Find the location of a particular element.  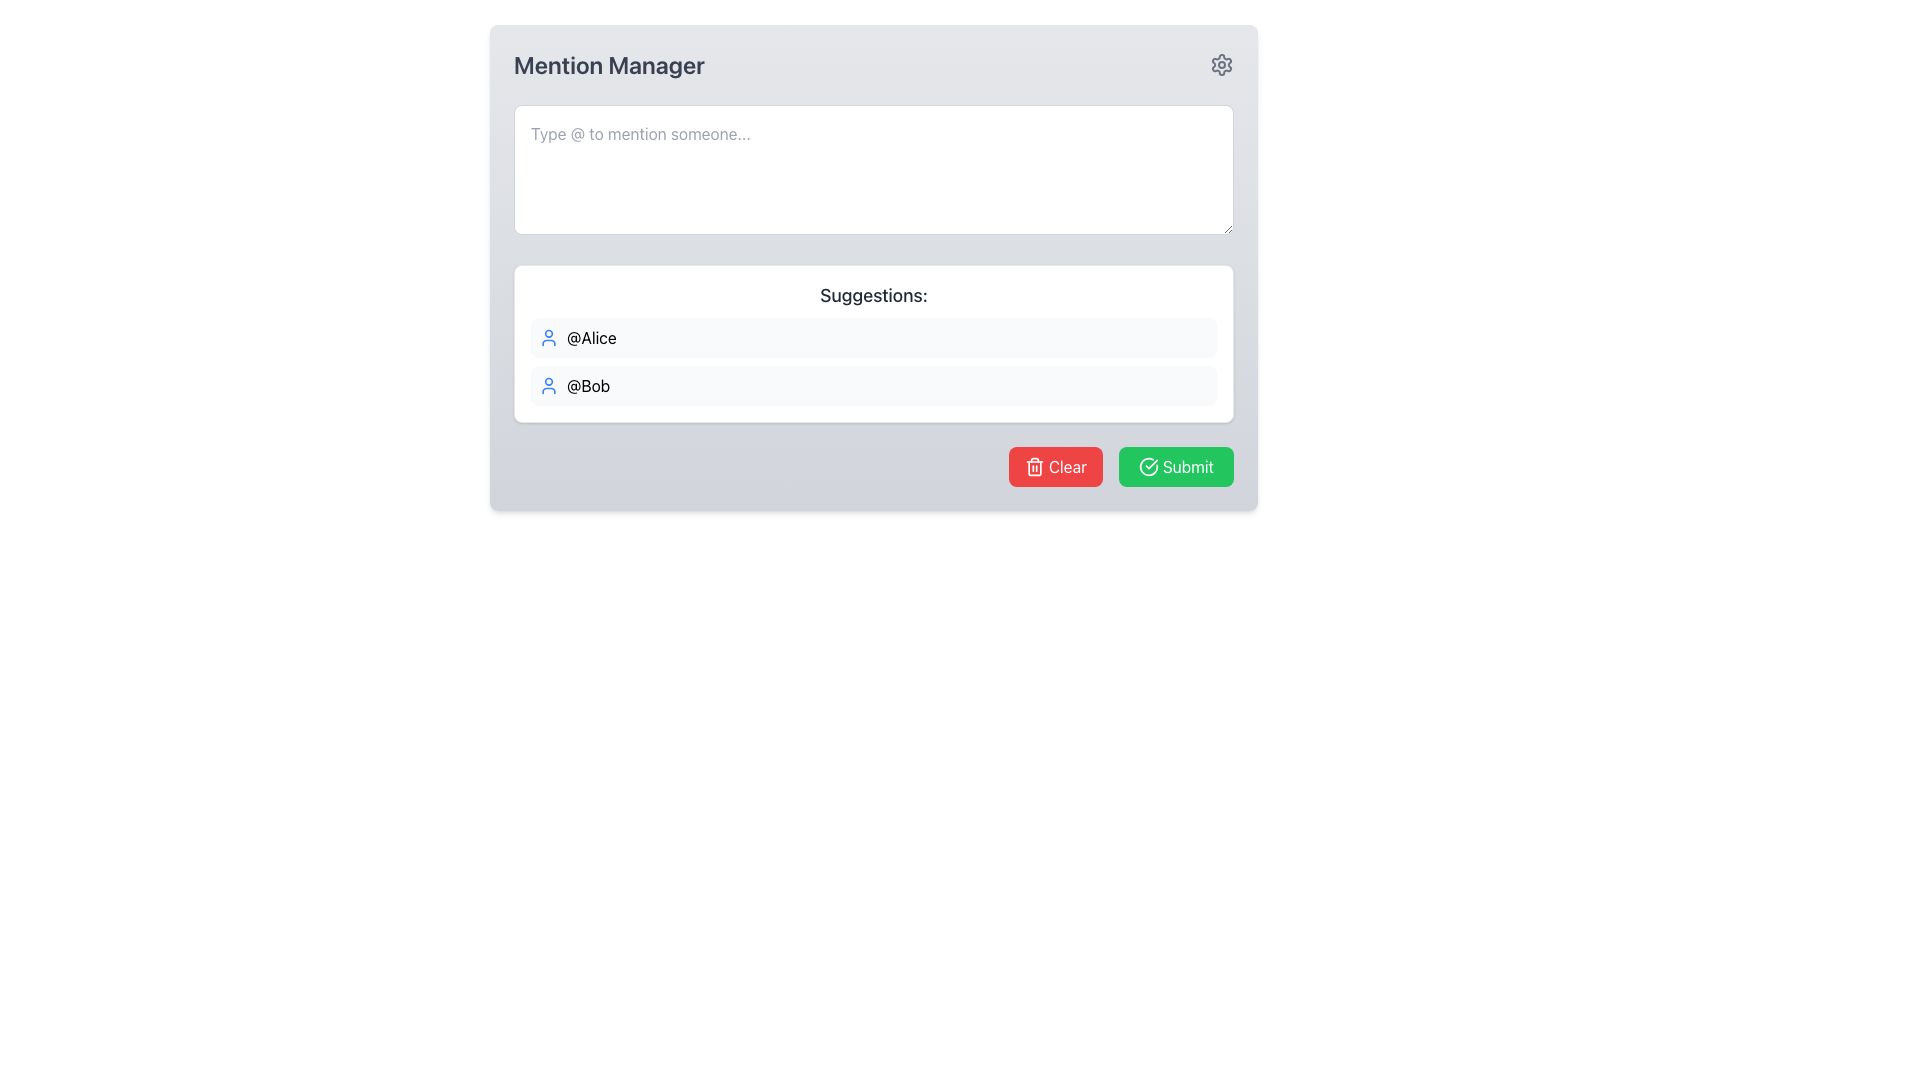

the gear icon button located at the far right of the top bar in the 'Mention Manager' interface is located at coordinates (1221, 64).